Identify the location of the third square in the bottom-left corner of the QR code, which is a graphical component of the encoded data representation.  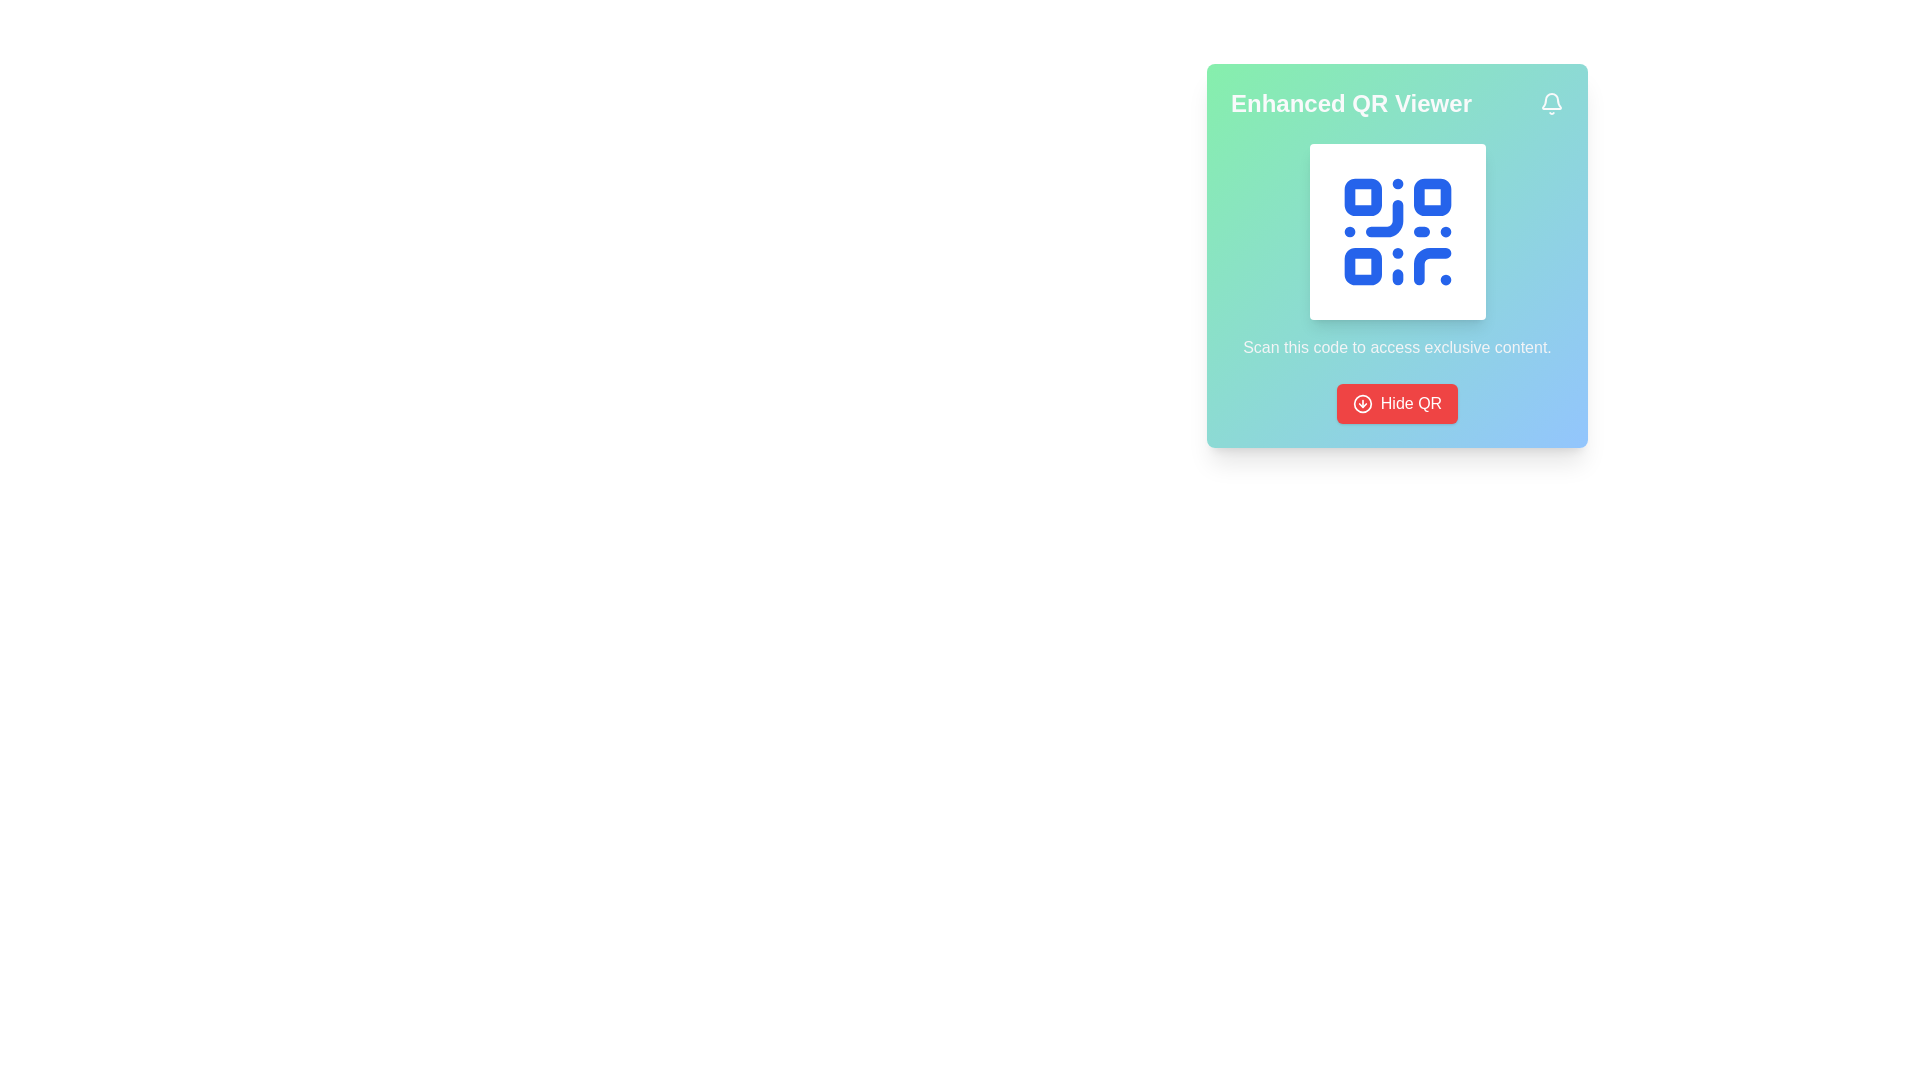
(1361, 265).